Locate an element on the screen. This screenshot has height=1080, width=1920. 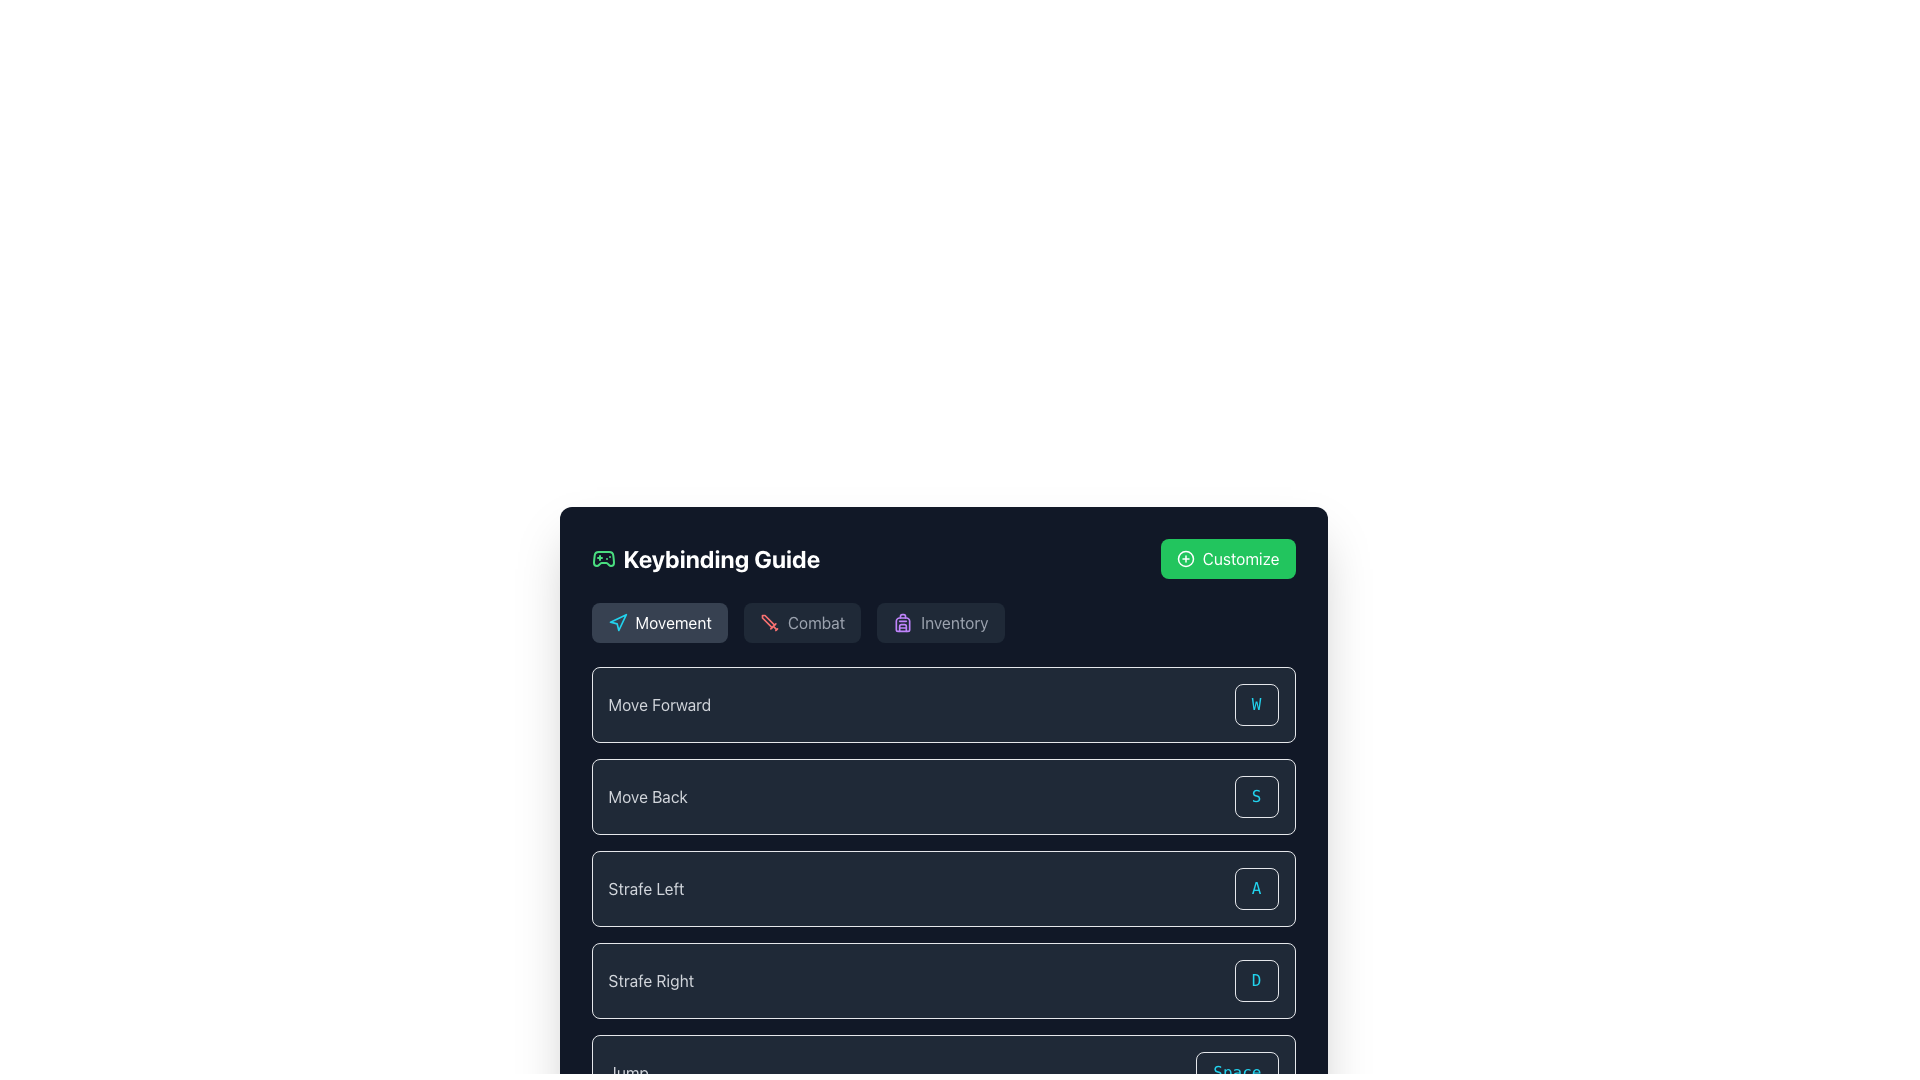
the non-interactive text label that displays the keybinding for the action 'Strafe Right', which indicates that pressing the 'D' key will trigger this action is located at coordinates (1255, 979).